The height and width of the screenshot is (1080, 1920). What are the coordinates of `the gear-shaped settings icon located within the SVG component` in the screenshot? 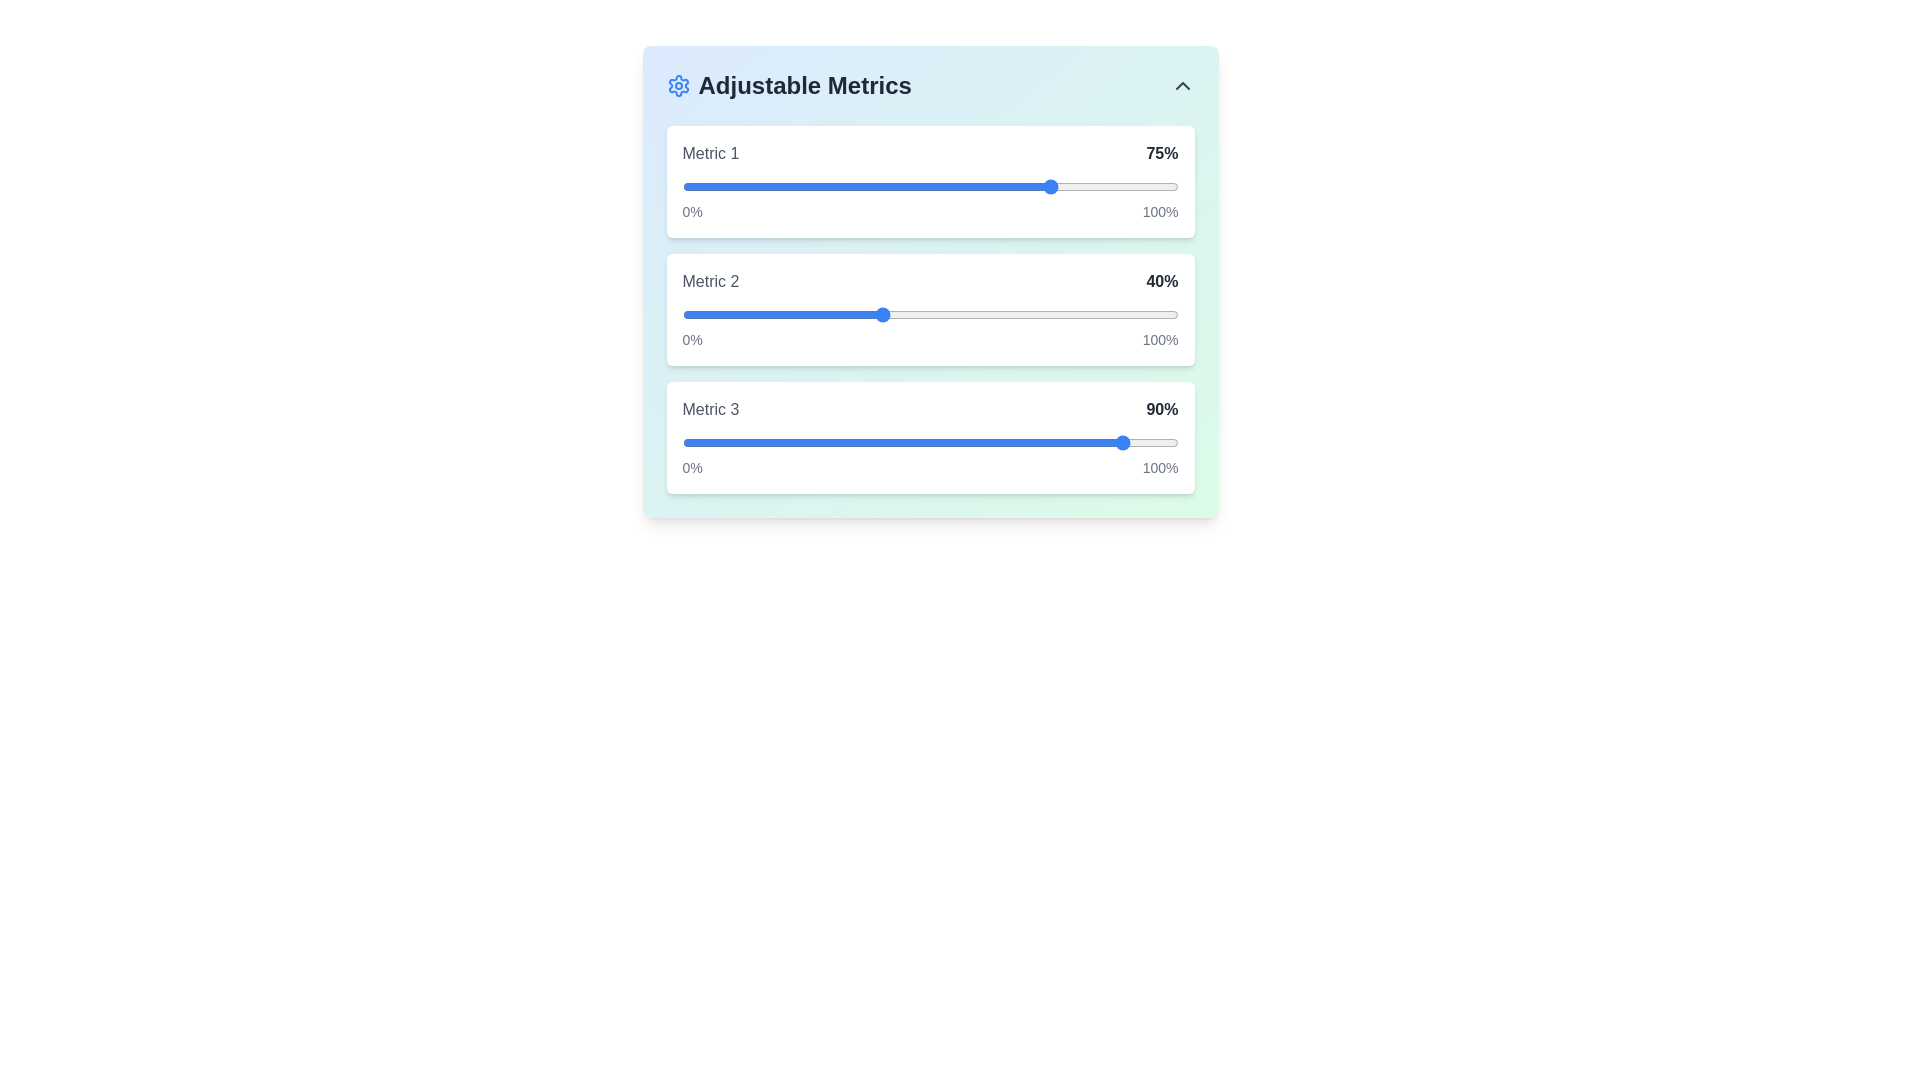 It's located at (678, 84).